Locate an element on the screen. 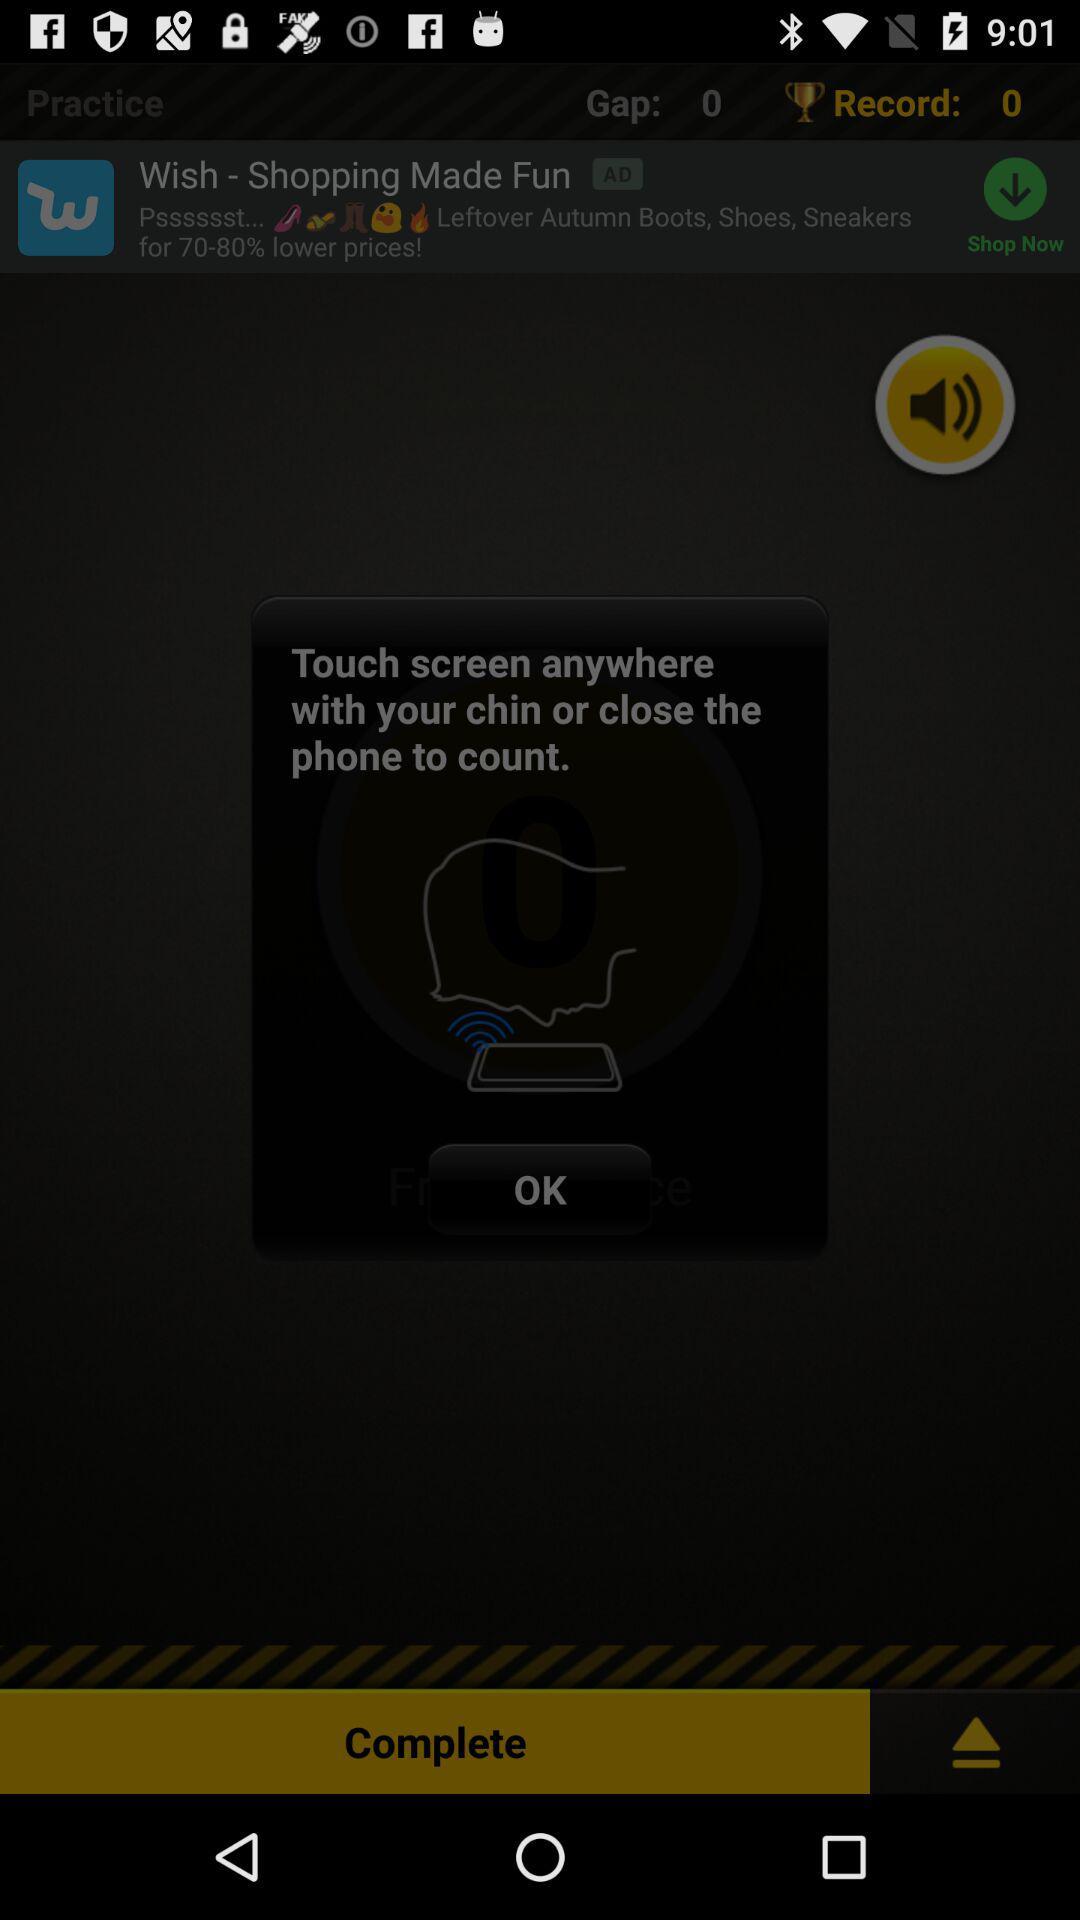 Image resolution: width=1080 pixels, height=1920 pixels. ok is located at coordinates (540, 1189).